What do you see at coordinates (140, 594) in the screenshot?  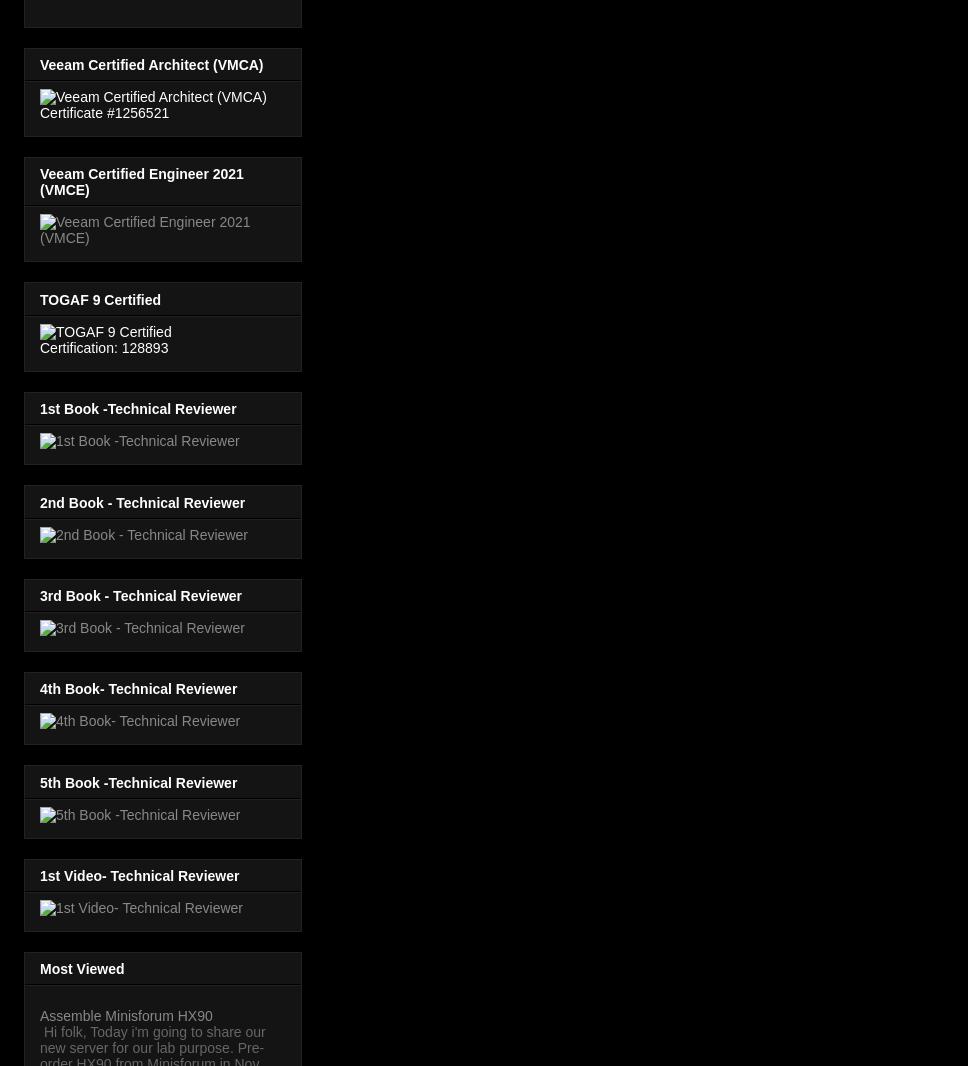 I see `'3rd Book - Technical Reviewer'` at bounding box center [140, 594].